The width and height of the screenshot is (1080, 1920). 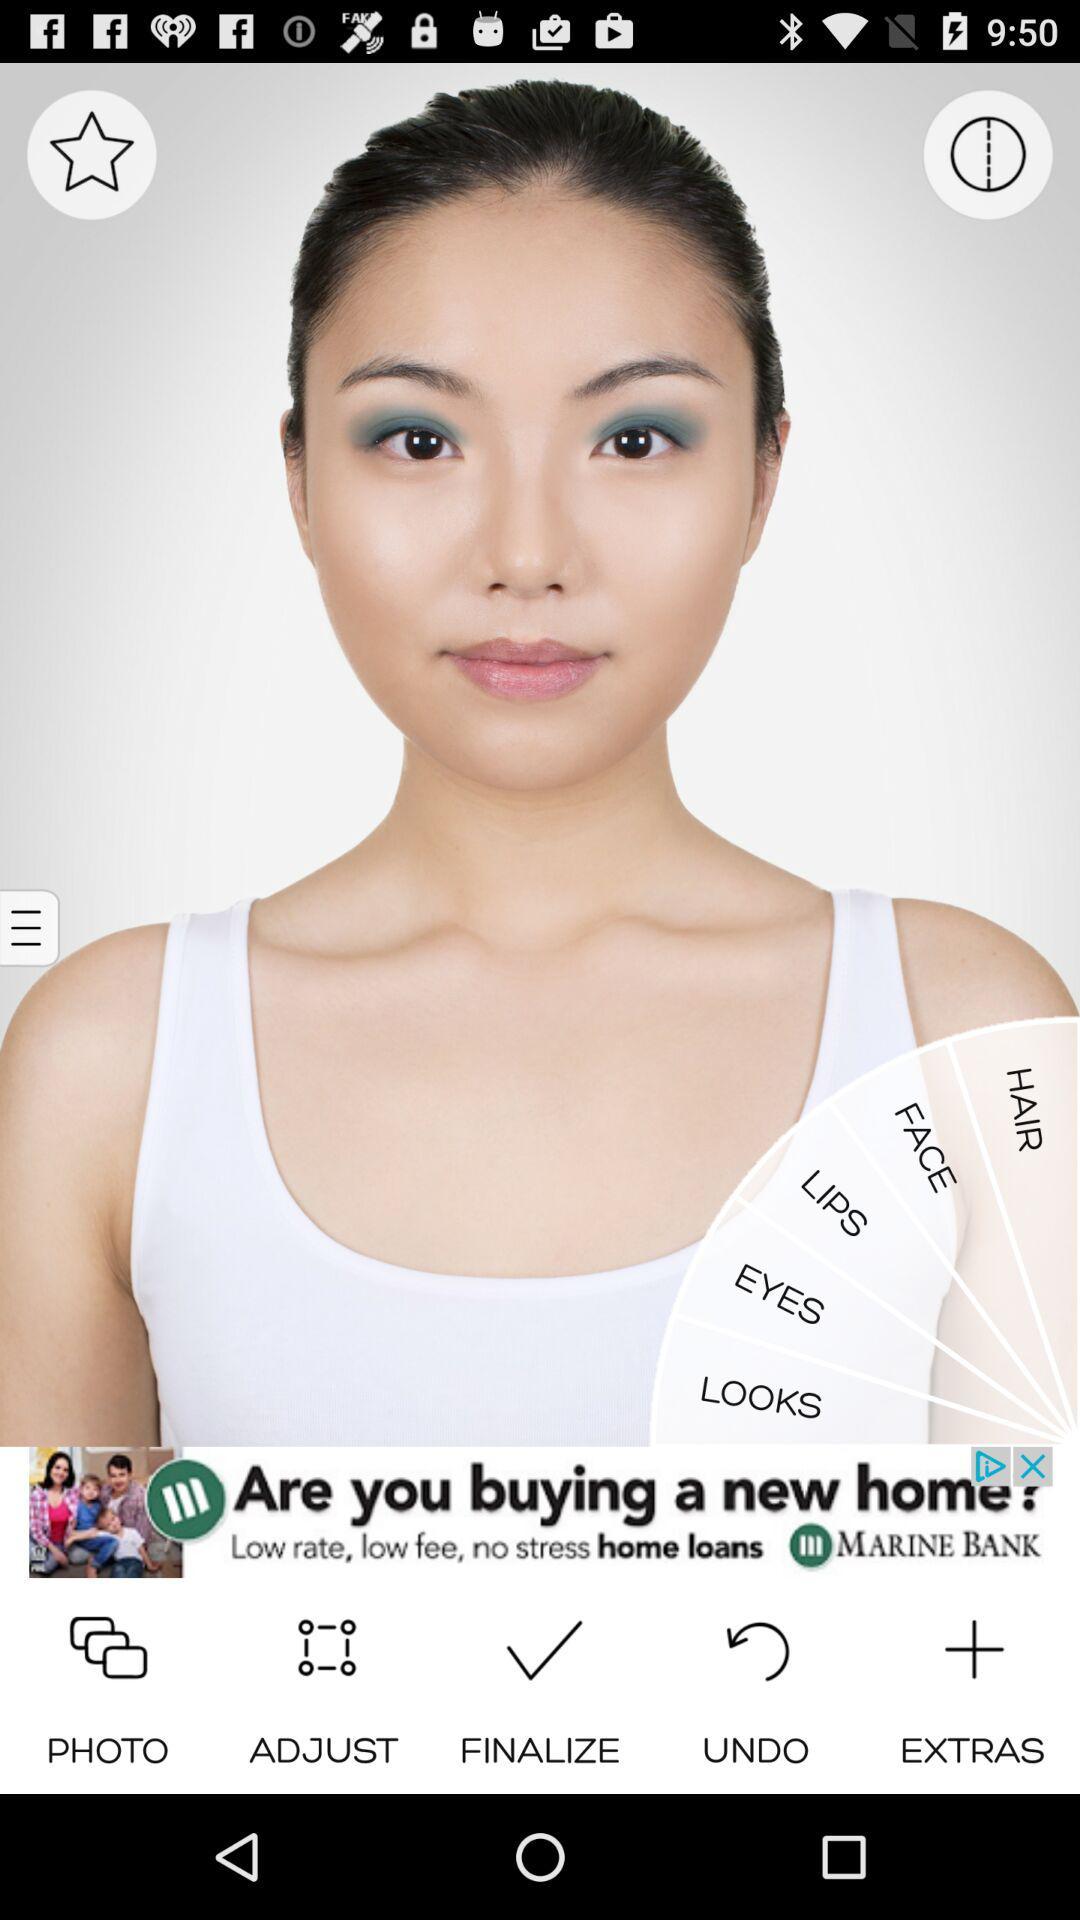 I want to click on the star icon, so click(x=91, y=165).